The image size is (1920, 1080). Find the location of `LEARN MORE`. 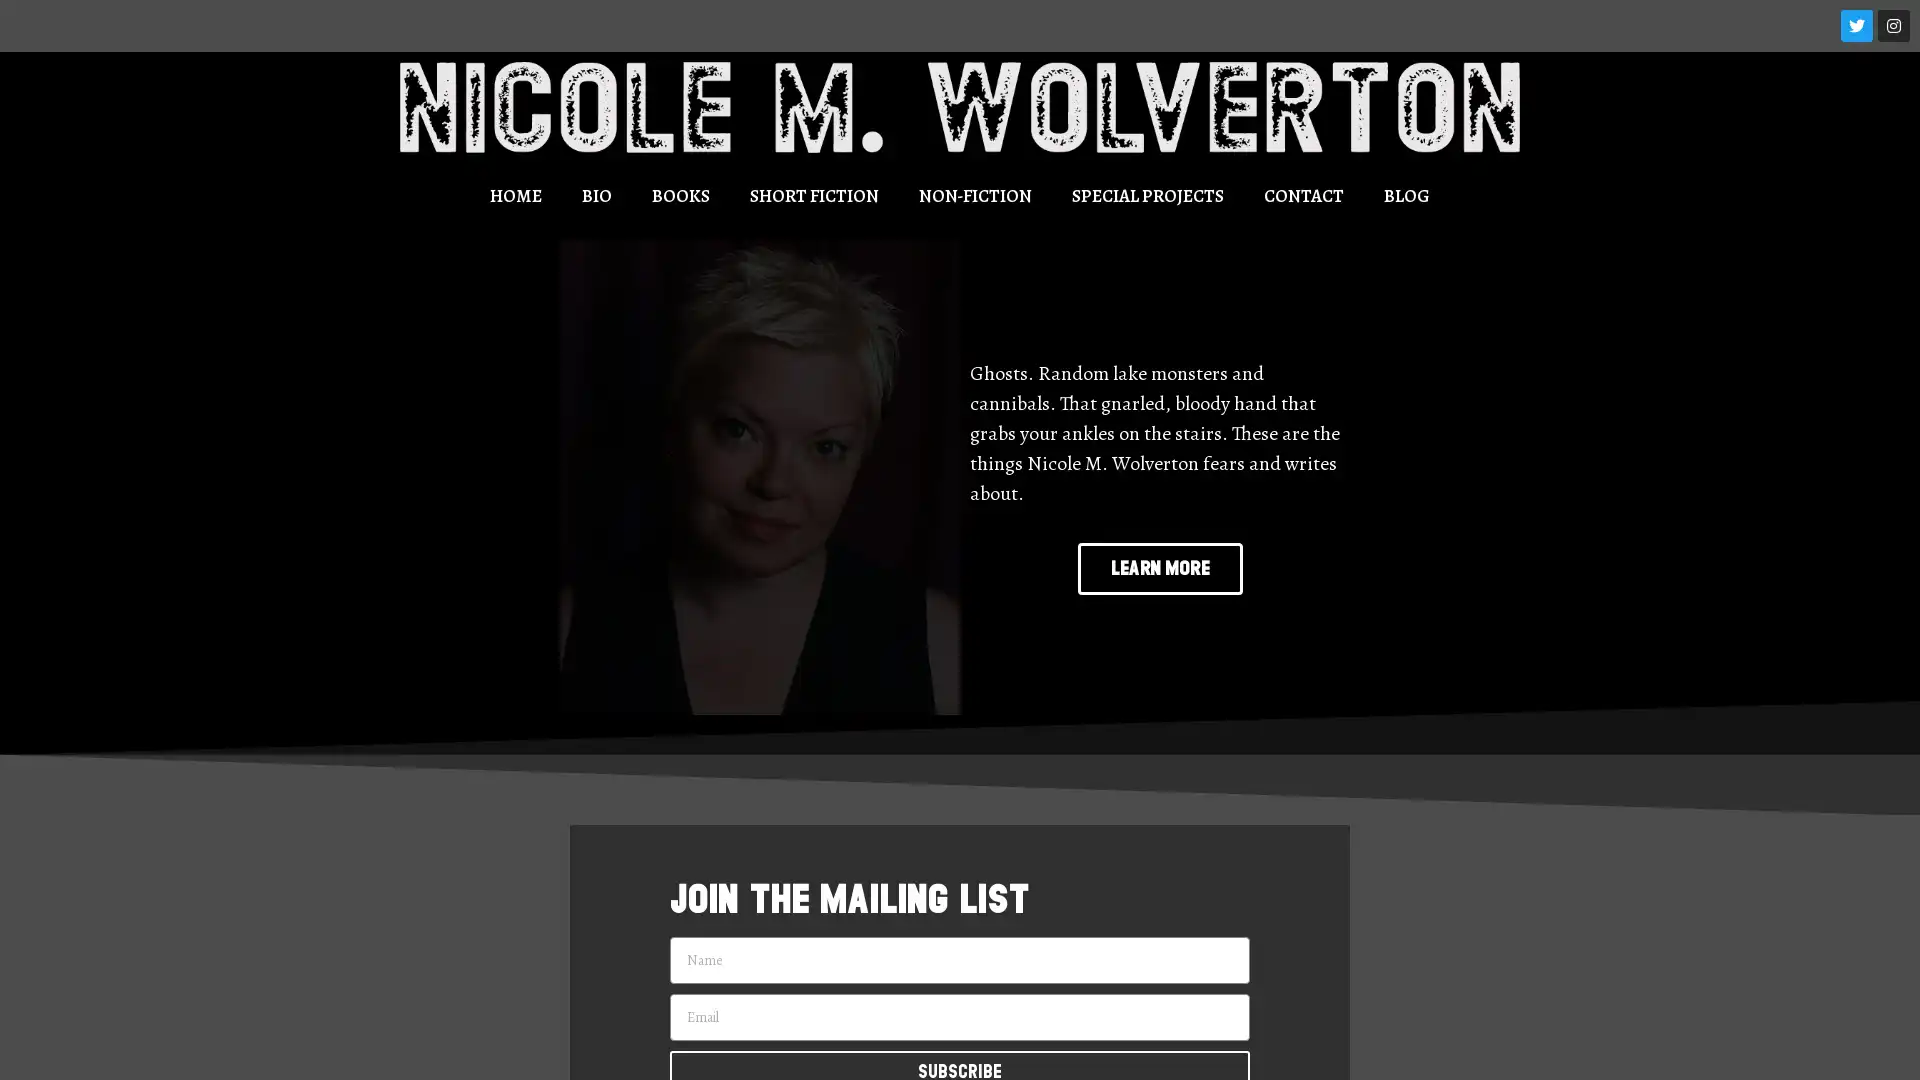

LEARN MORE is located at coordinates (1159, 569).